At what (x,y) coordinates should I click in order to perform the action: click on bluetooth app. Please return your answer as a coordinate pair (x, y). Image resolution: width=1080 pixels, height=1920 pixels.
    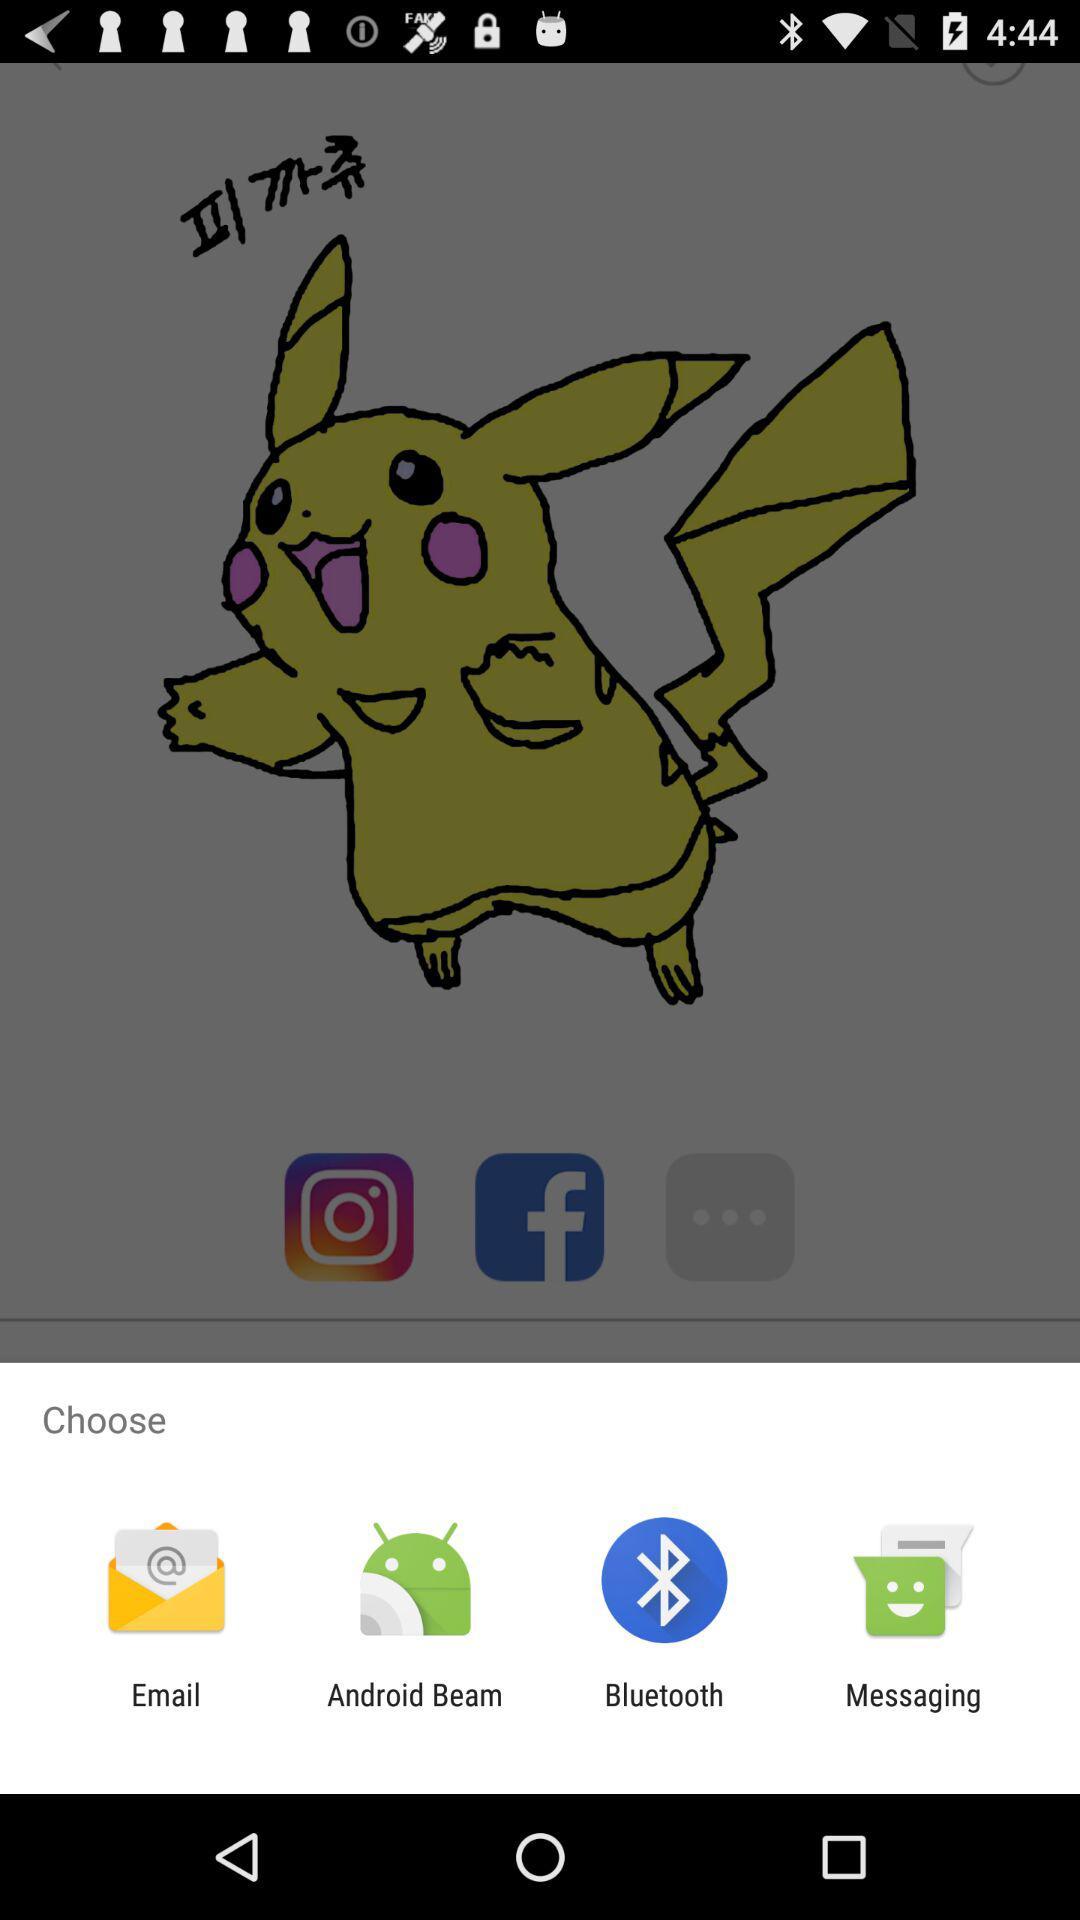
    Looking at the image, I should click on (664, 1711).